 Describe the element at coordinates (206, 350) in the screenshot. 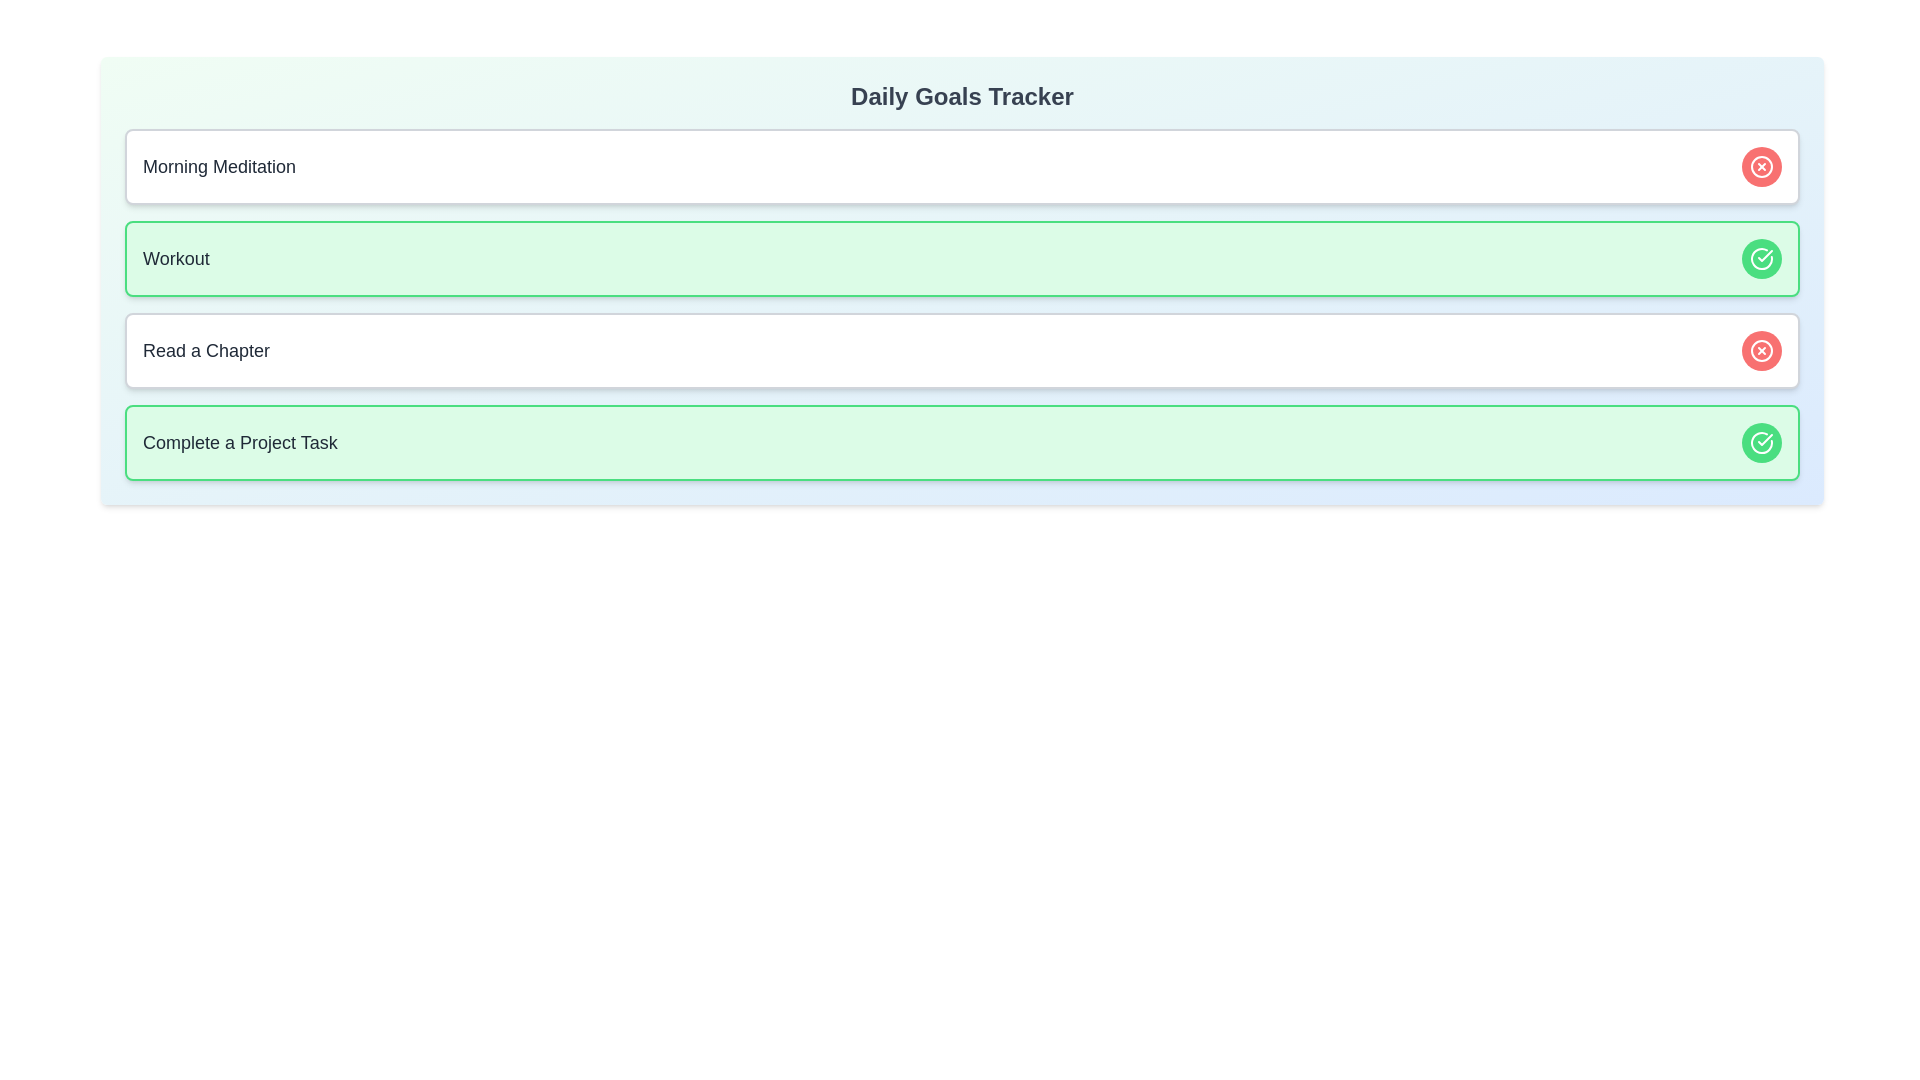

I see `the content of the goal titled Read a Chapter` at that location.